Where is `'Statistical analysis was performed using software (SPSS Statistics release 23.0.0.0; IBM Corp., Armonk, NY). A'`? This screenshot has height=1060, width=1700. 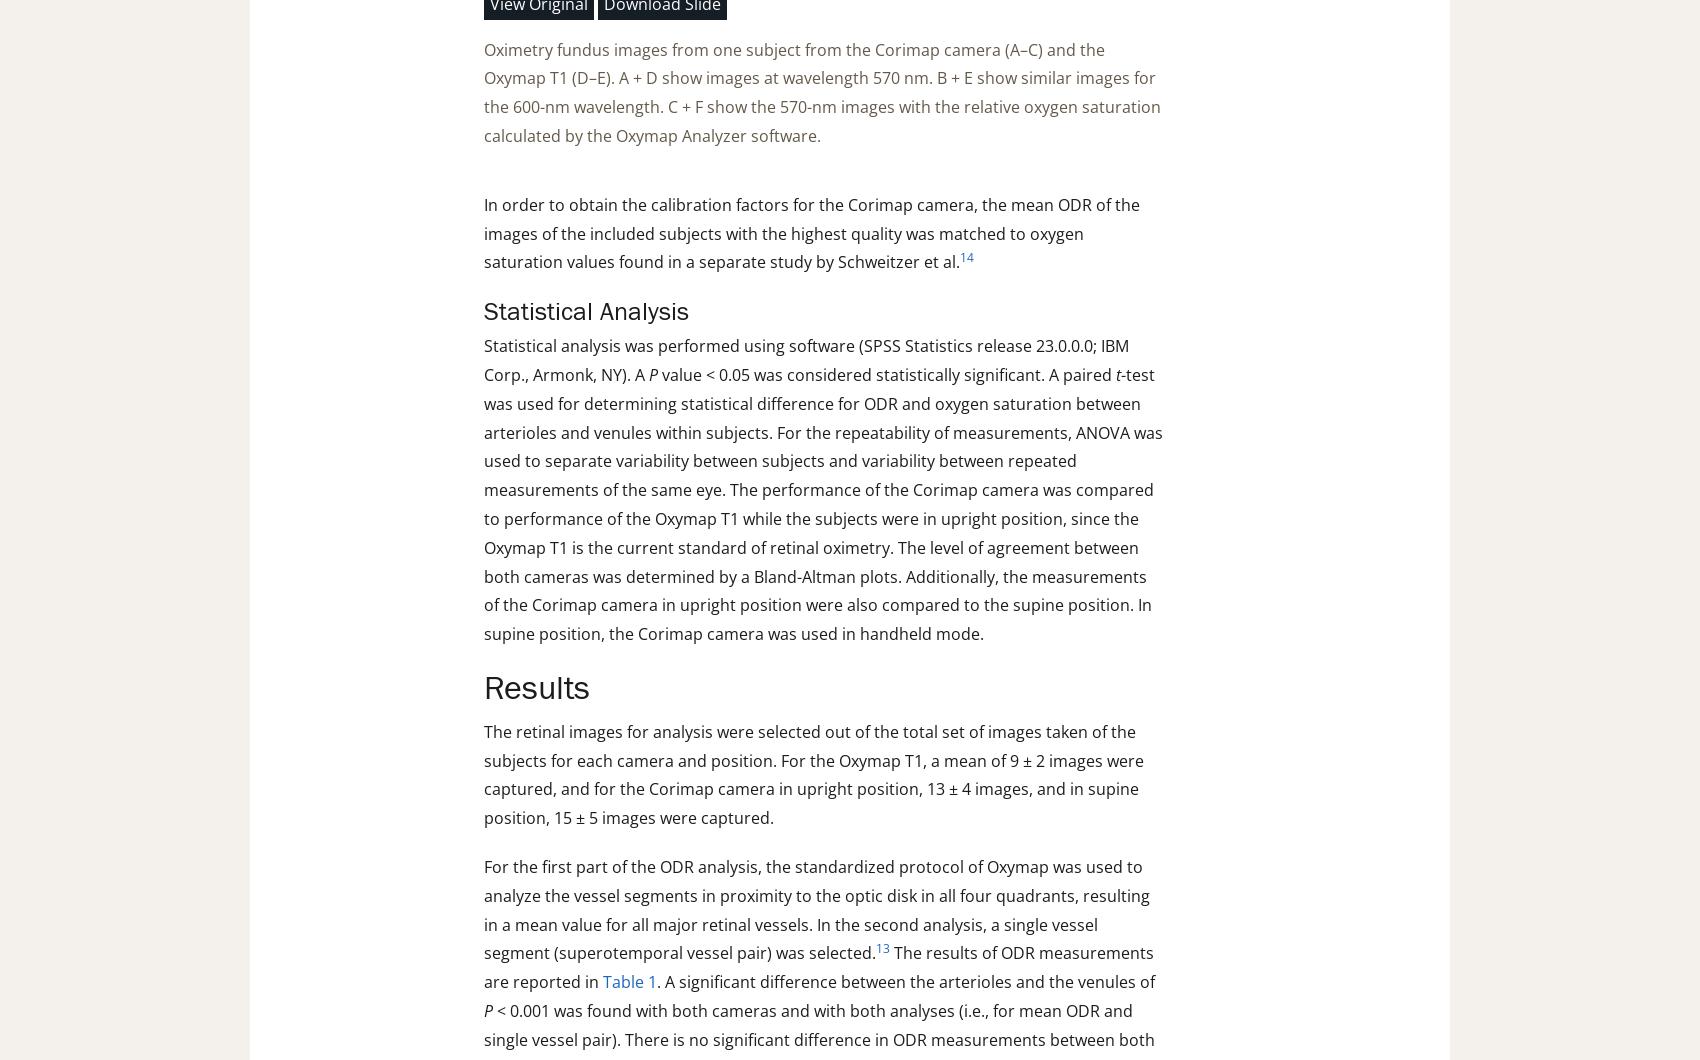 'Statistical analysis was performed using software (SPSS Statistics release 23.0.0.0; IBM Corp., Armonk, NY). A' is located at coordinates (805, 360).